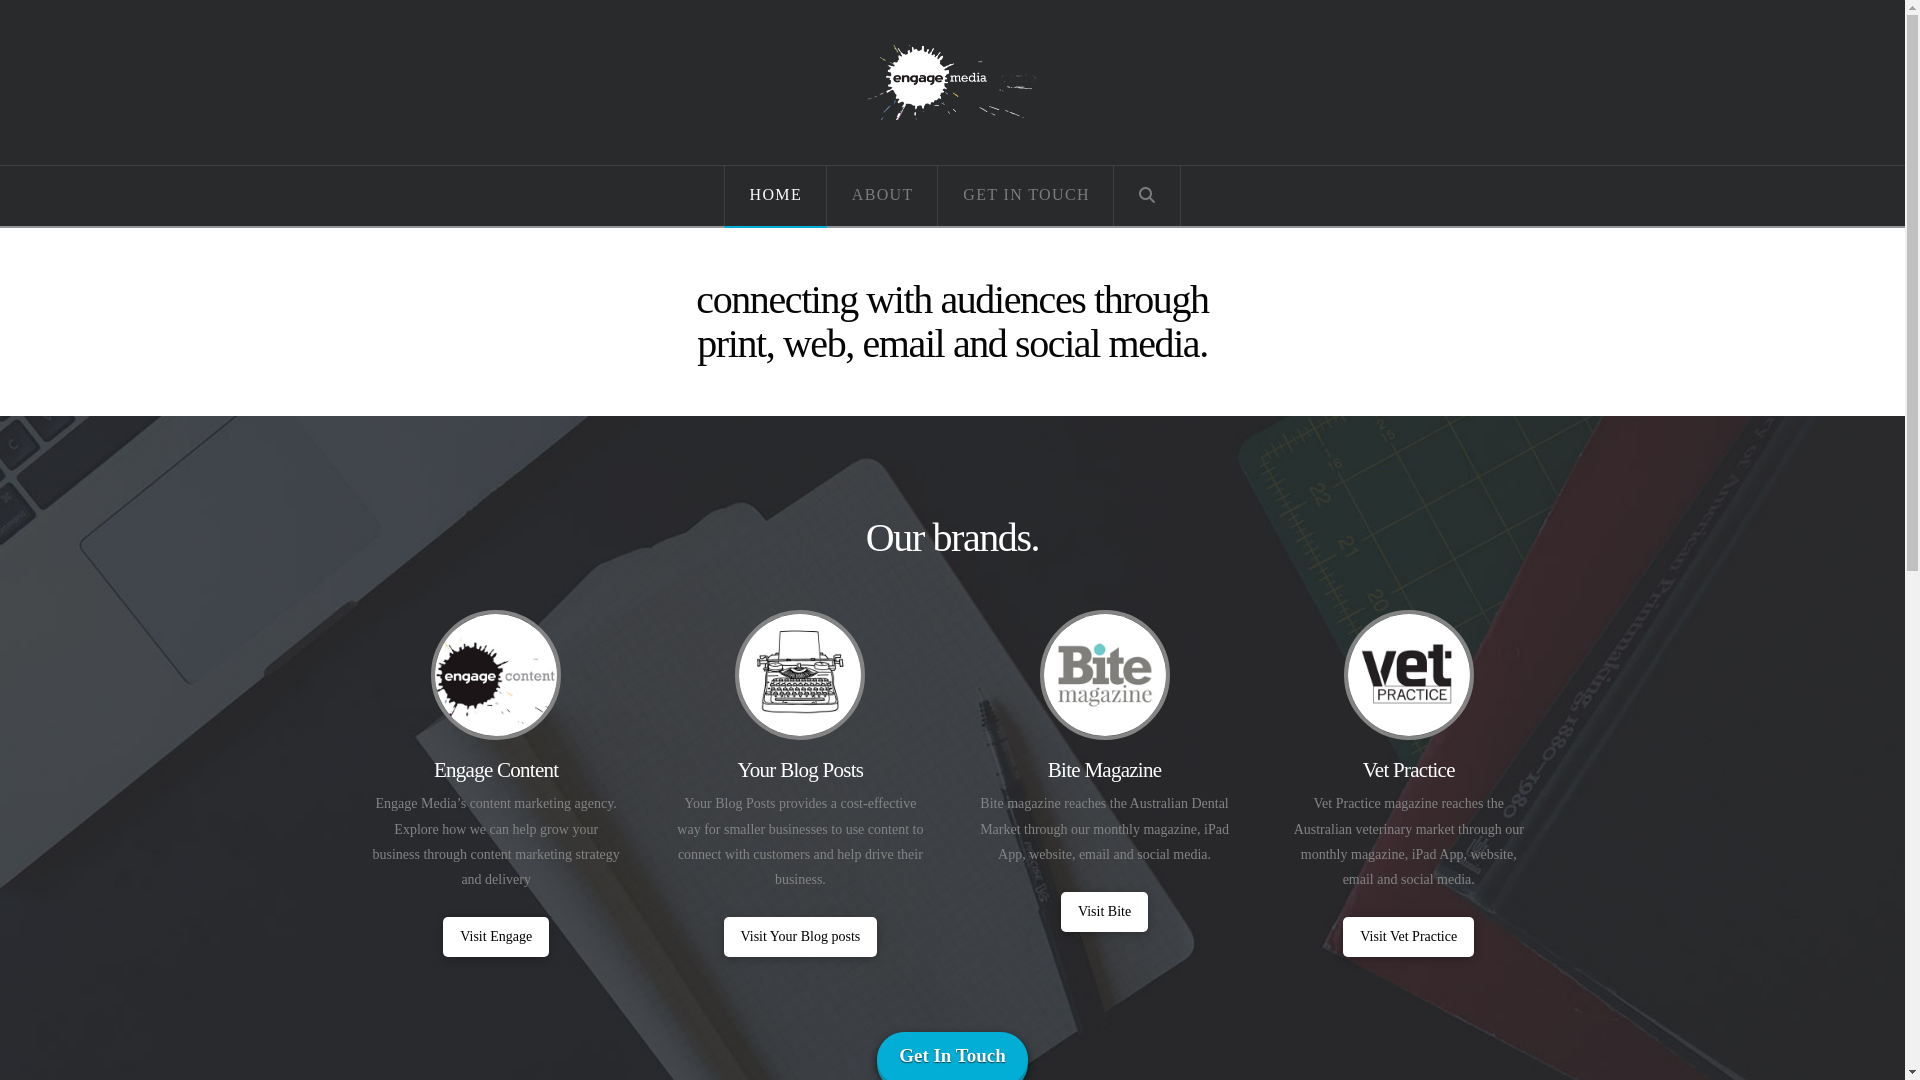 Image resolution: width=1920 pixels, height=1080 pixels. Describe the element at coordinates (1103, 911) in the screenshot. I see `'Visit Bite'` at that location.